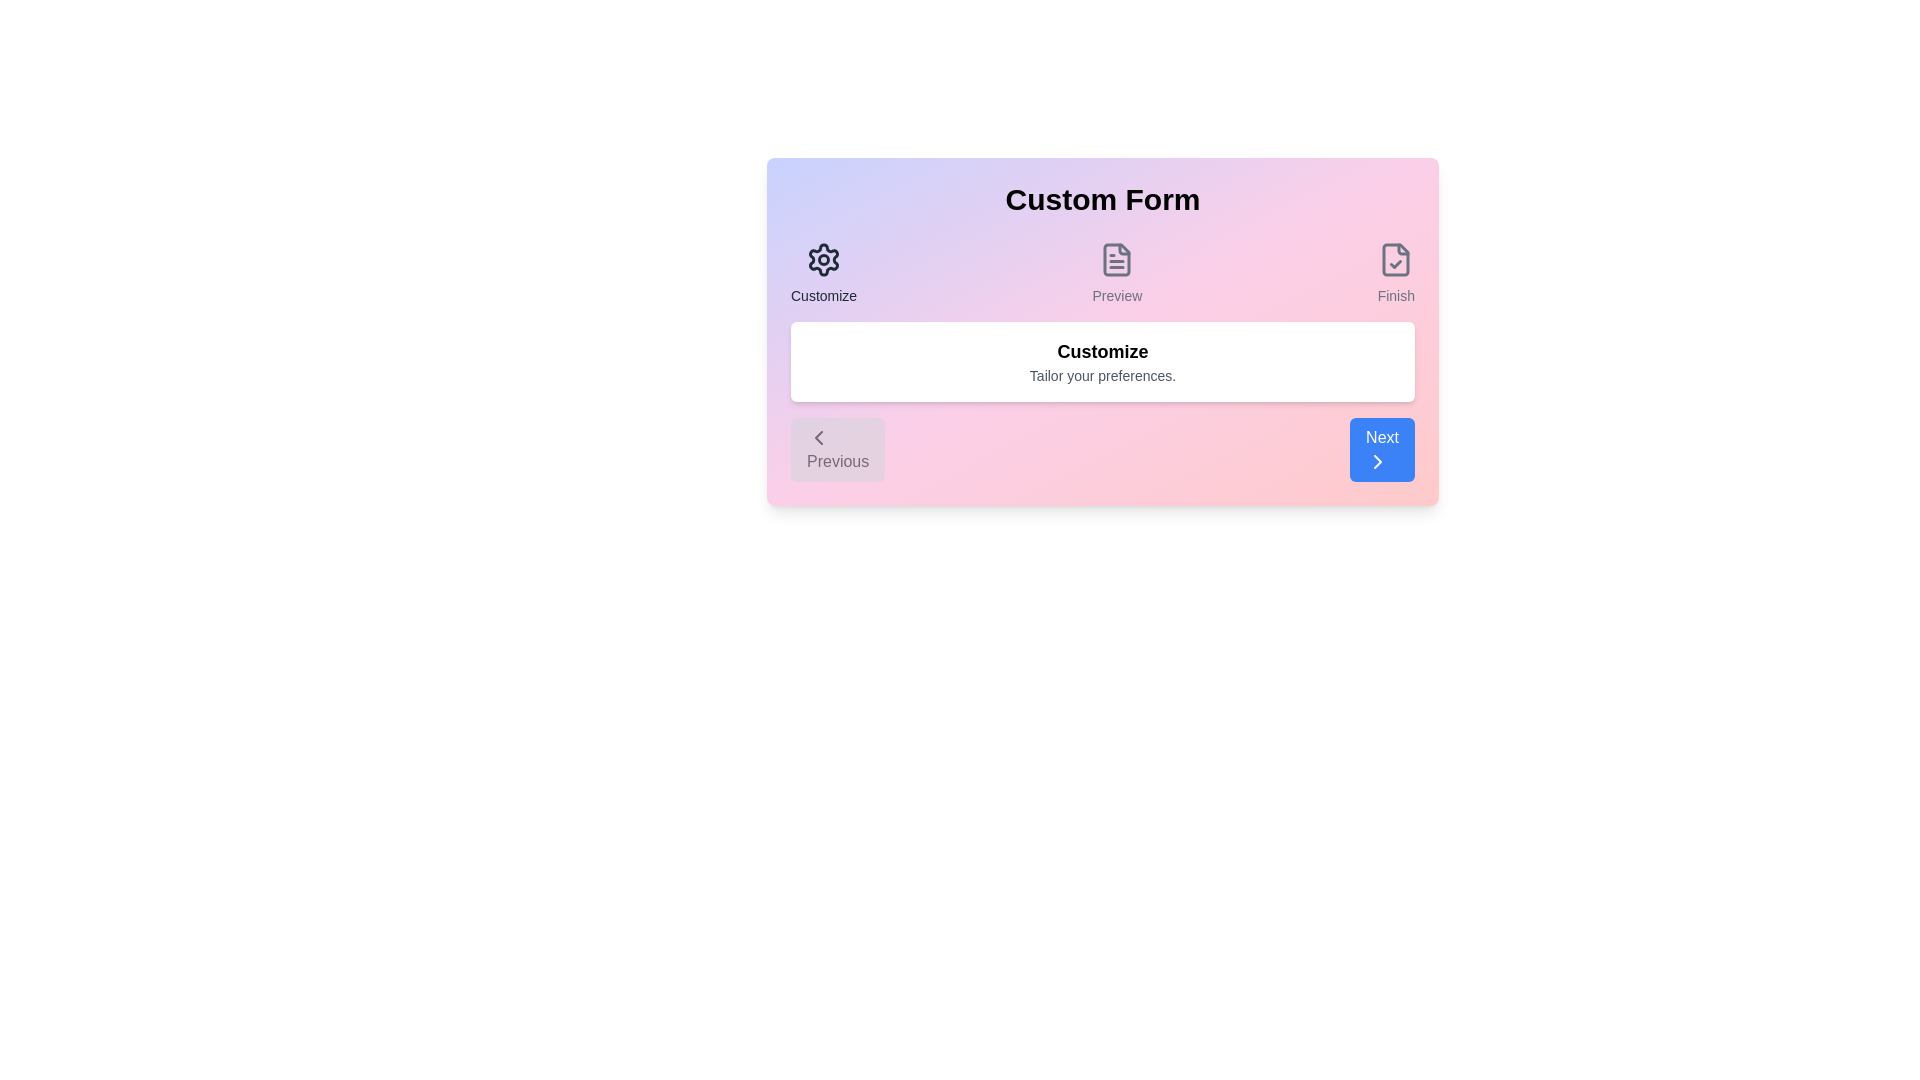 The height and width of the screenshot is (1080, 1920). What do you see at coordinates (838, 450) in the screenshot?
I see `the button labeled Previous to observe visual feedback` at bounding box center [838, 450].